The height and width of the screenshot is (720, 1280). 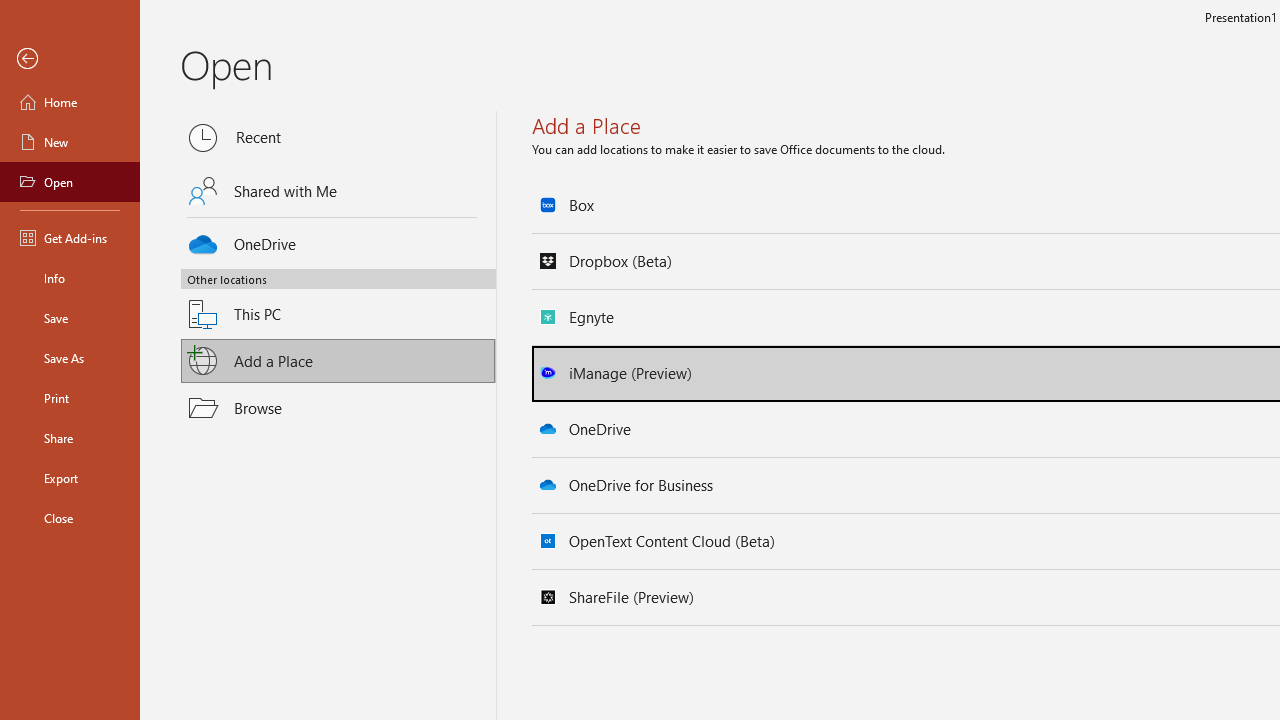 I want to click on 'Shared with Me', so click(x=338, y=191).